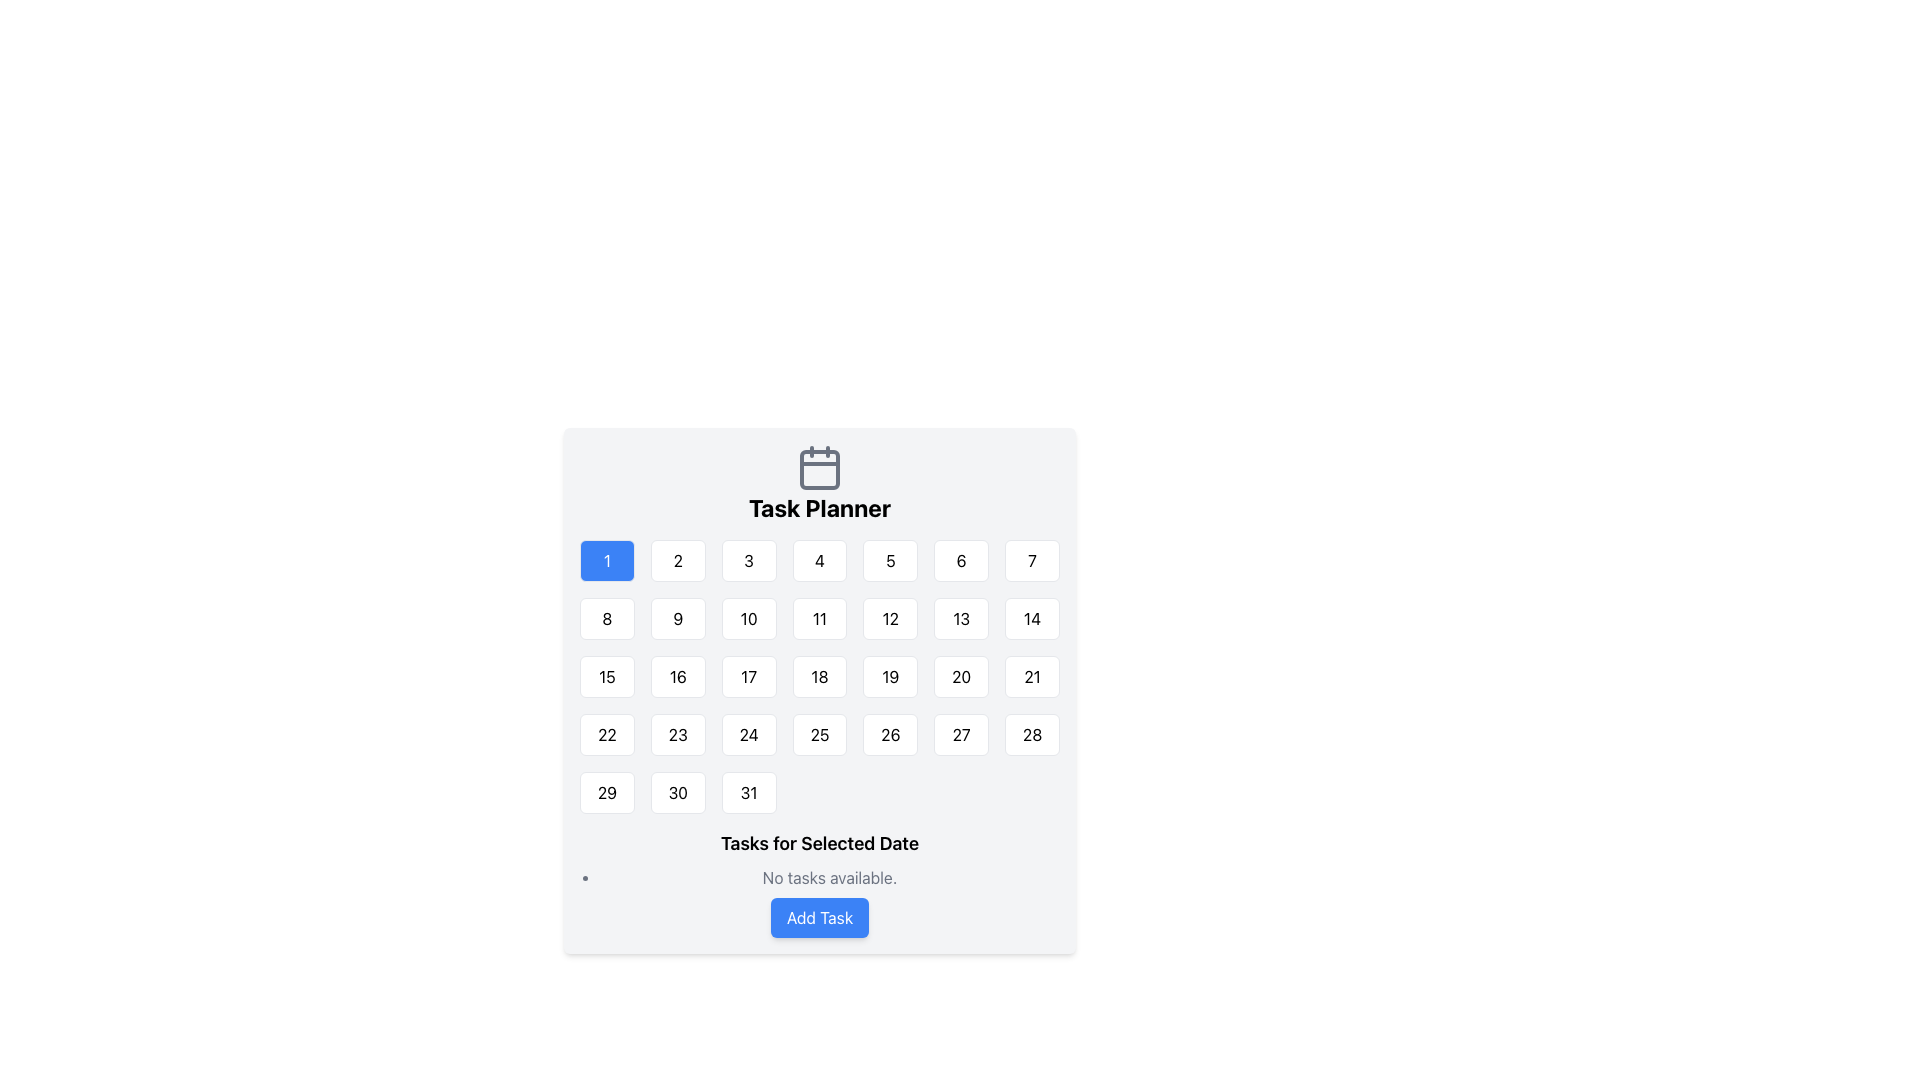 This screenshot has width=1920, height=1080. What do you see at coordinates (889, 676) in the screenshot?
I see `the square button displaying the number '19' in bold black text, located in the third row and fifth column of the calendar grid` at bounding box center [889, 676].